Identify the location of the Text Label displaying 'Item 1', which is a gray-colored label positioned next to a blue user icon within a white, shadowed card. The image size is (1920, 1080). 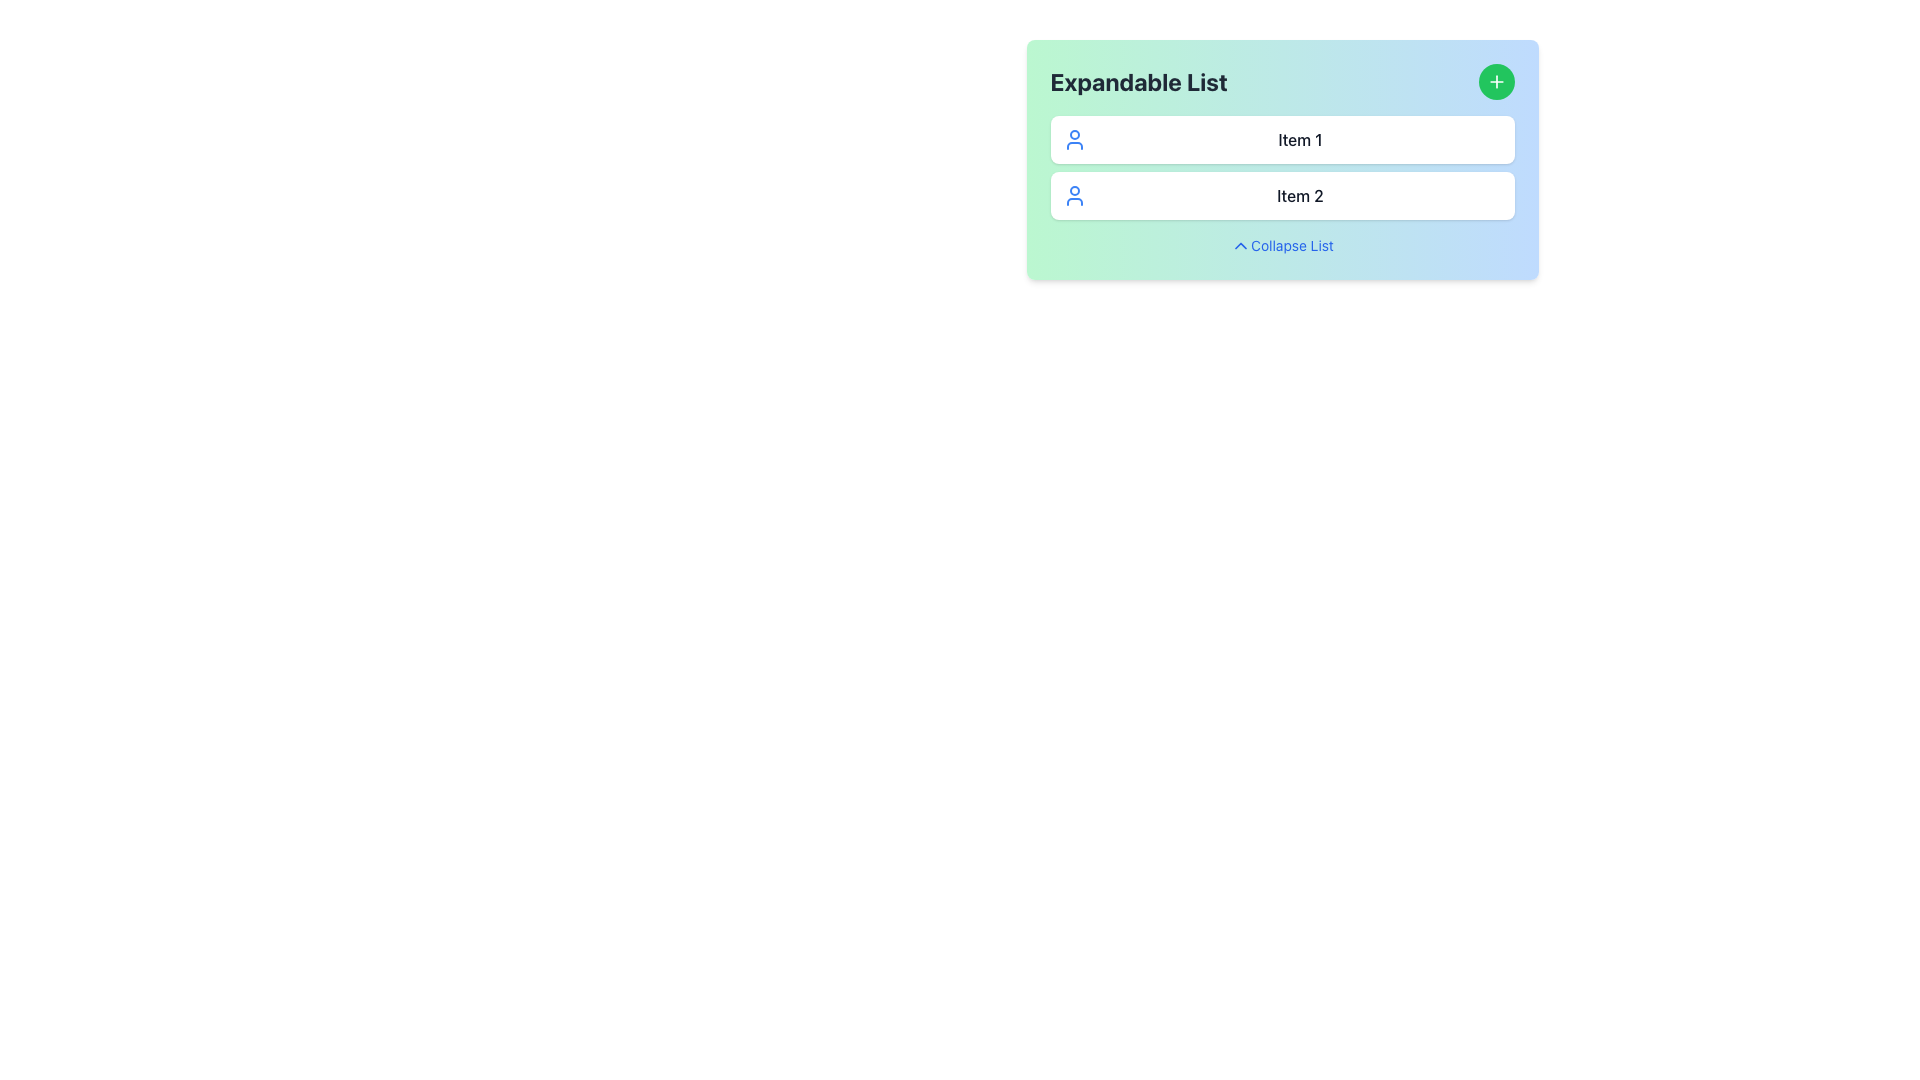
(1300, 138).